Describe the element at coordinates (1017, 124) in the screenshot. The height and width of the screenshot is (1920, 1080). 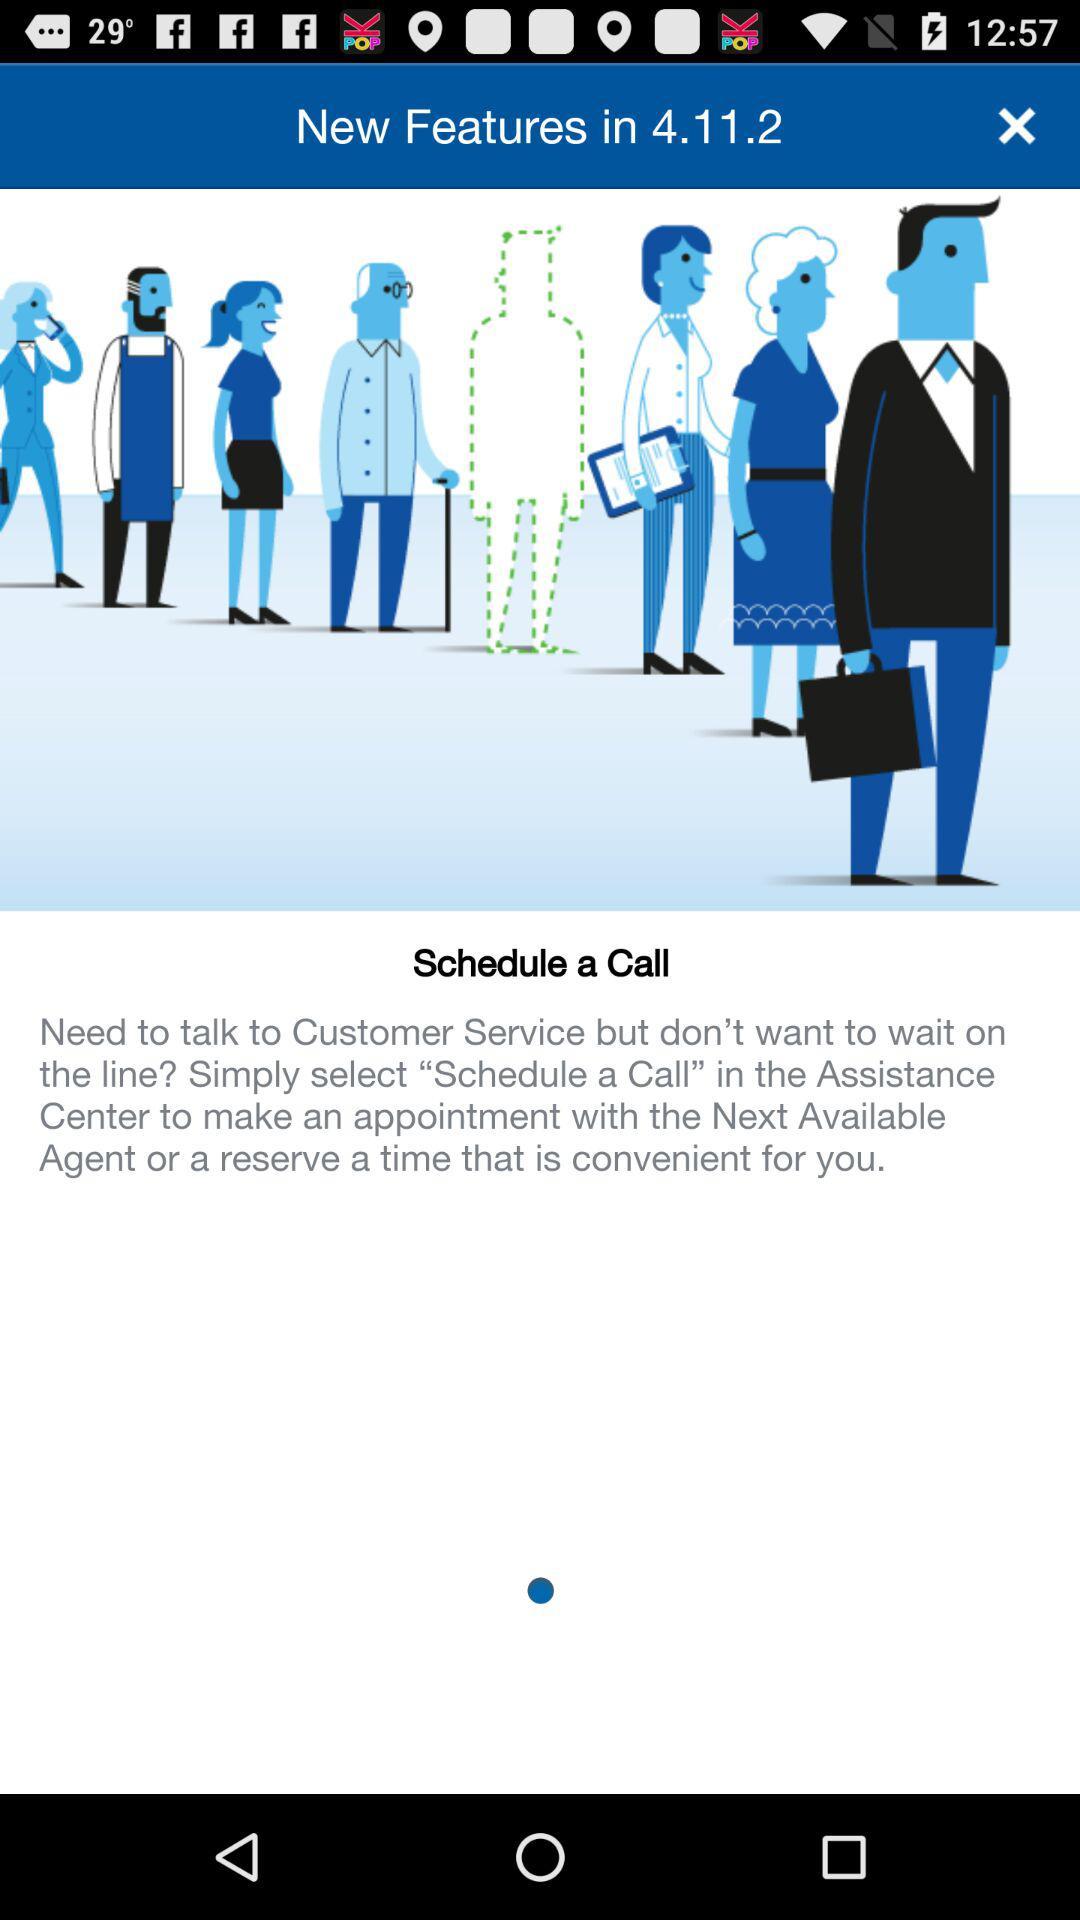
I see `exit` at that location.